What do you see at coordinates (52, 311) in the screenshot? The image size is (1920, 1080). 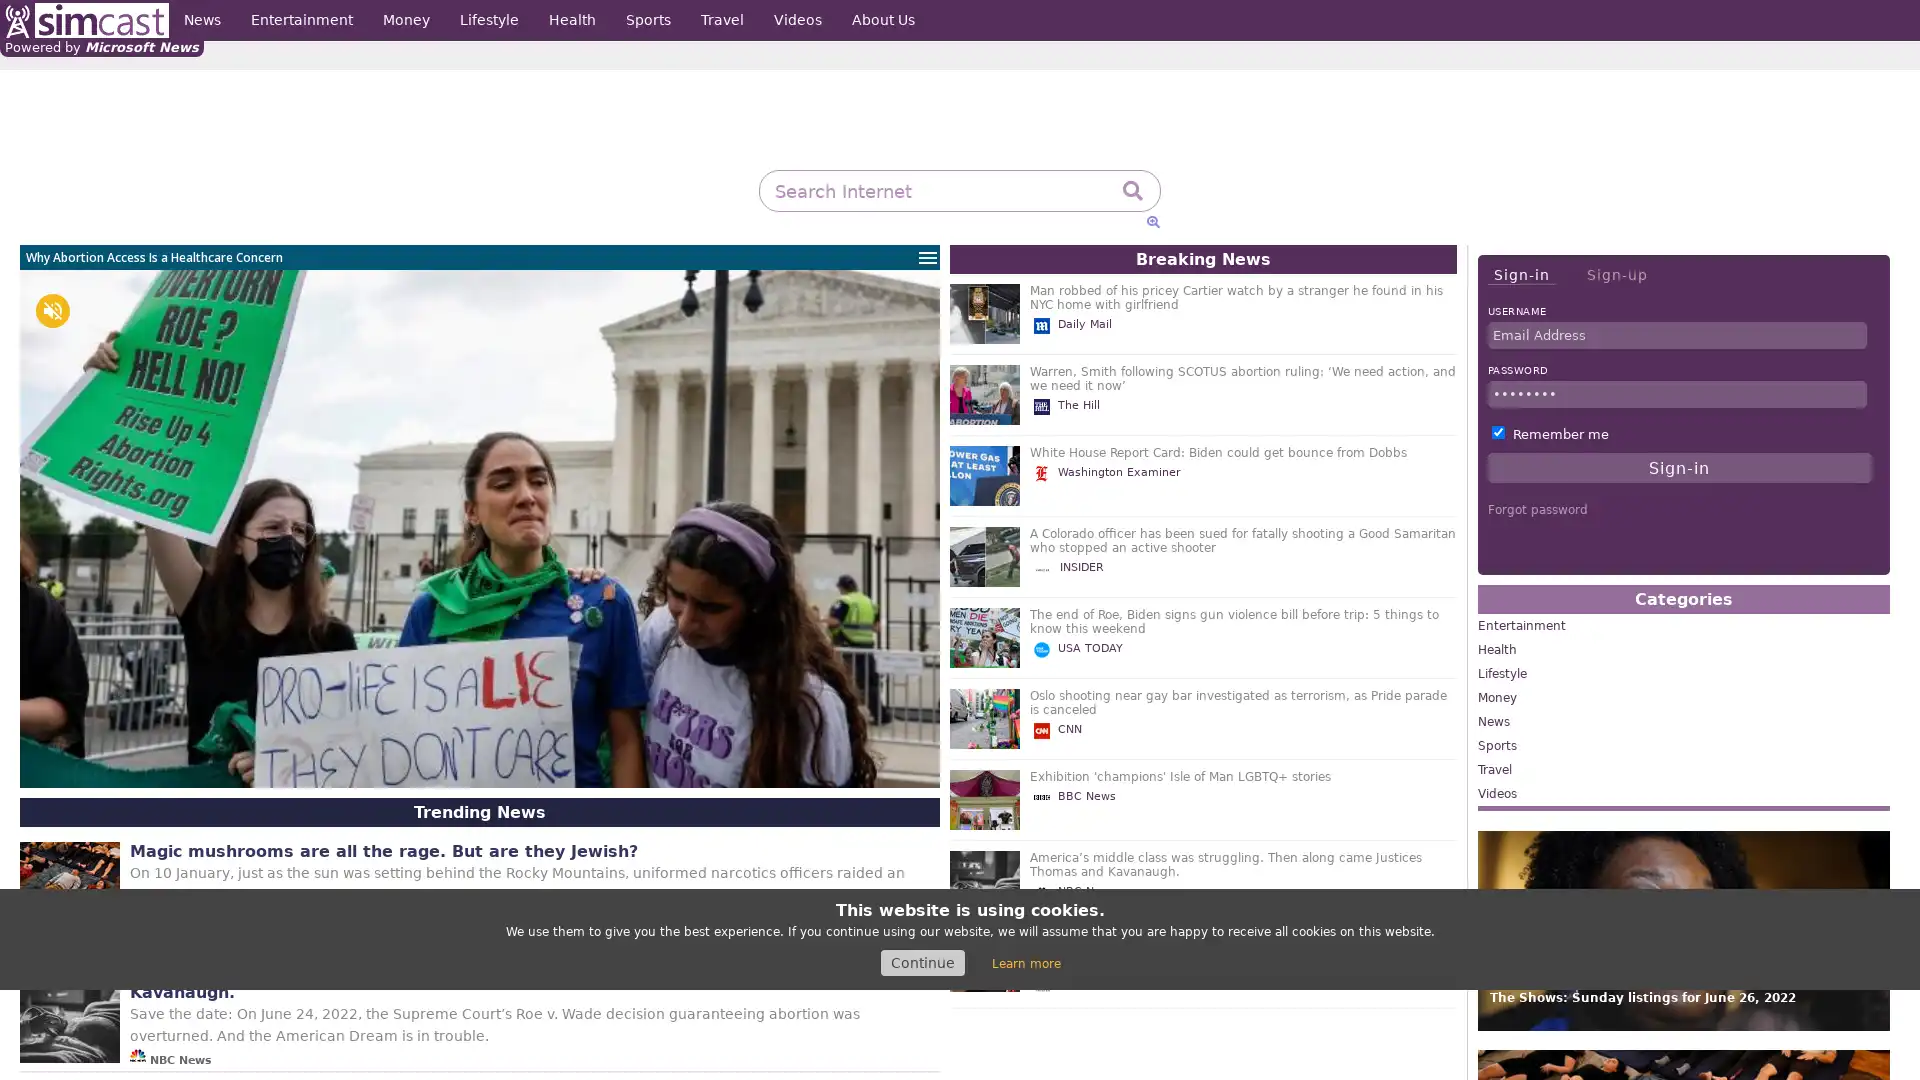 I see `volume_offvolume_up` at bounding box center [52, 311].